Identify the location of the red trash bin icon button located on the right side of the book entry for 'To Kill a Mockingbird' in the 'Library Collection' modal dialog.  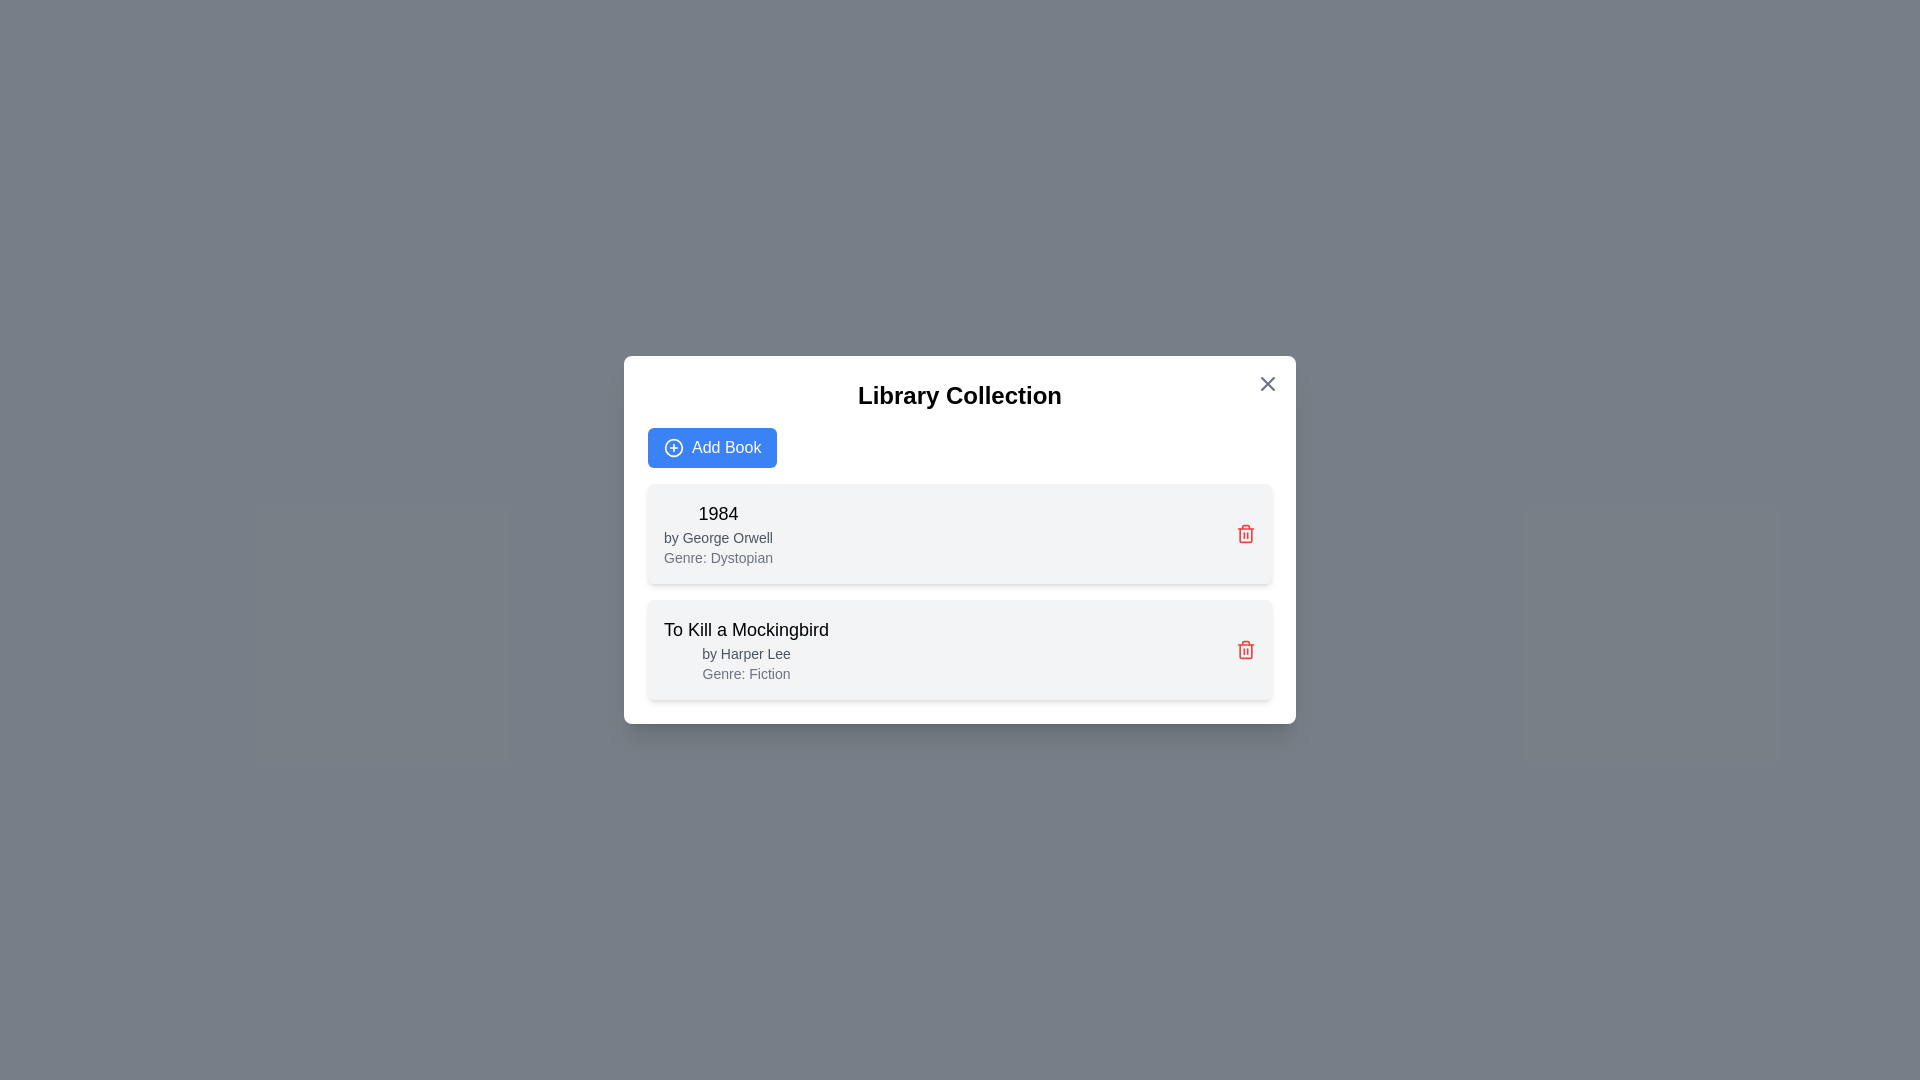
(1245, 534).